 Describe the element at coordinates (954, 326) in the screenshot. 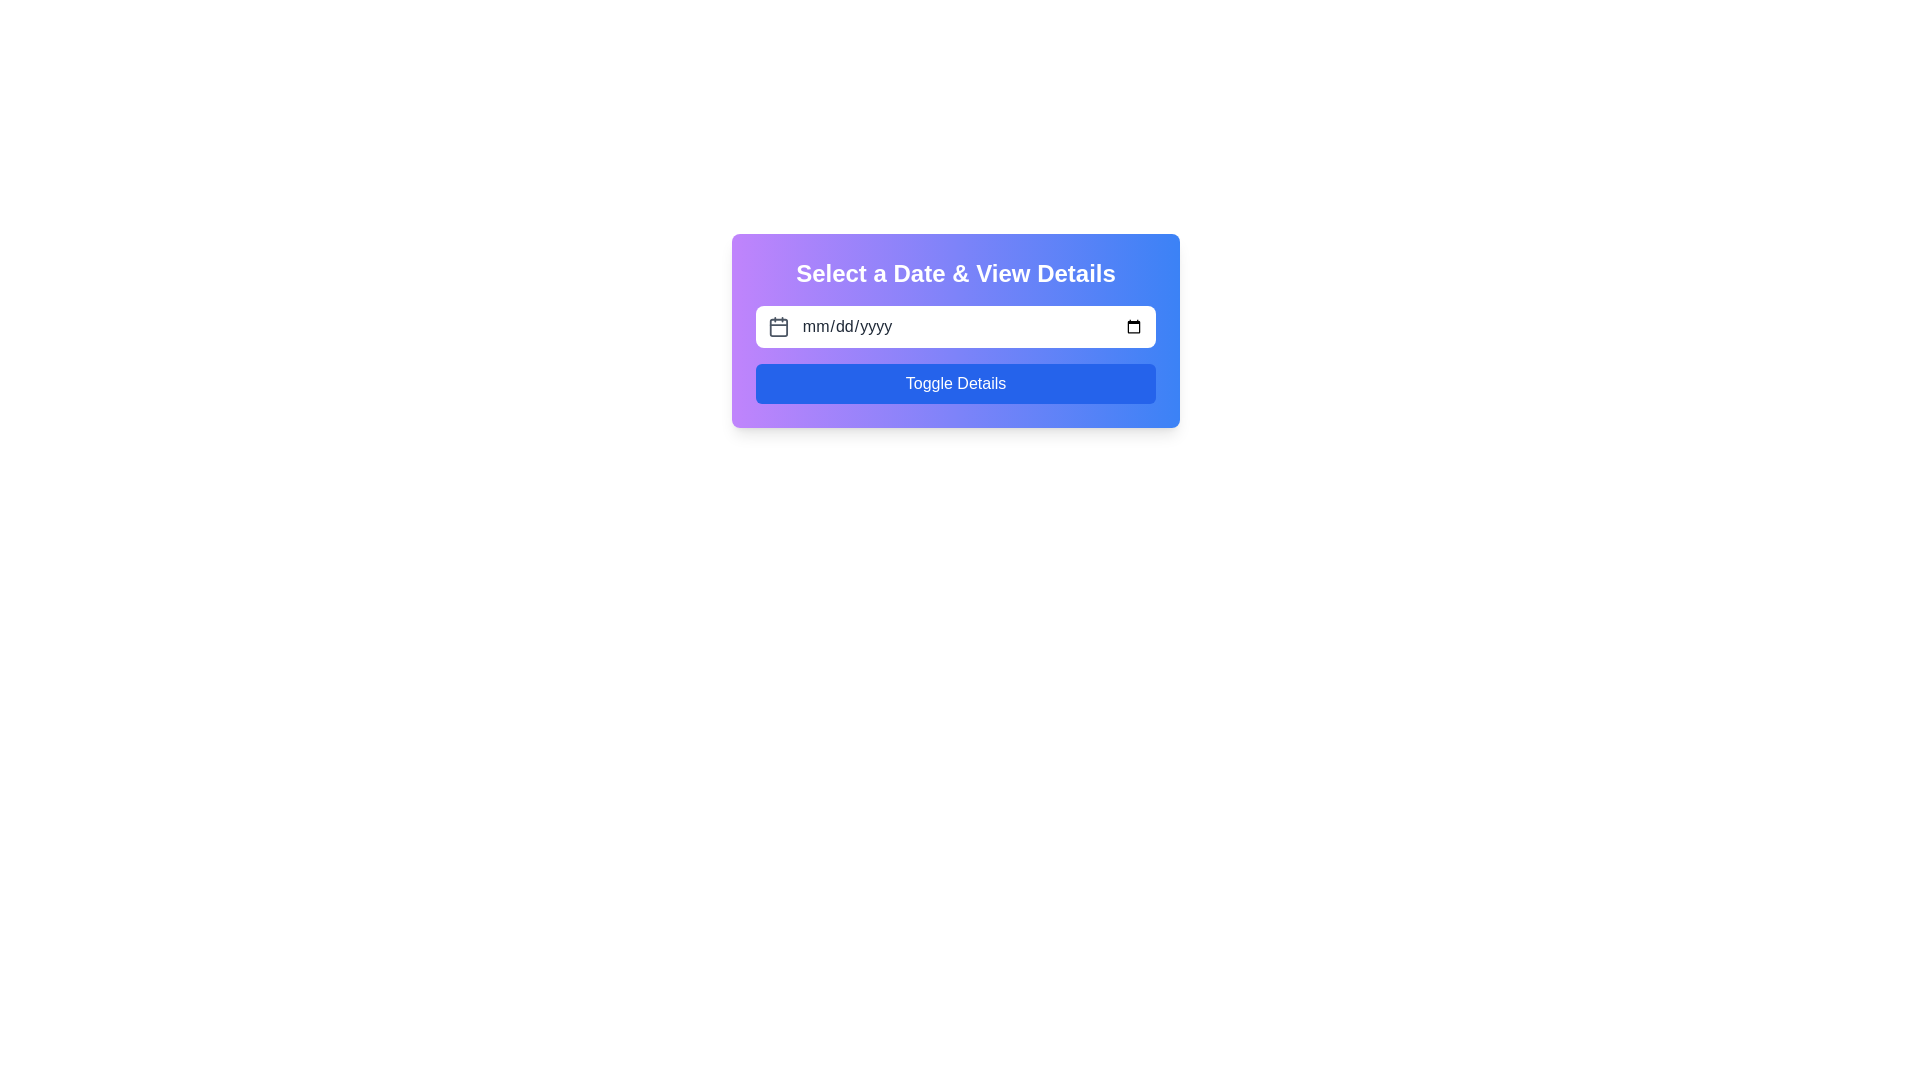

I see `the date input field within the Date Picker Input Area` at that location.